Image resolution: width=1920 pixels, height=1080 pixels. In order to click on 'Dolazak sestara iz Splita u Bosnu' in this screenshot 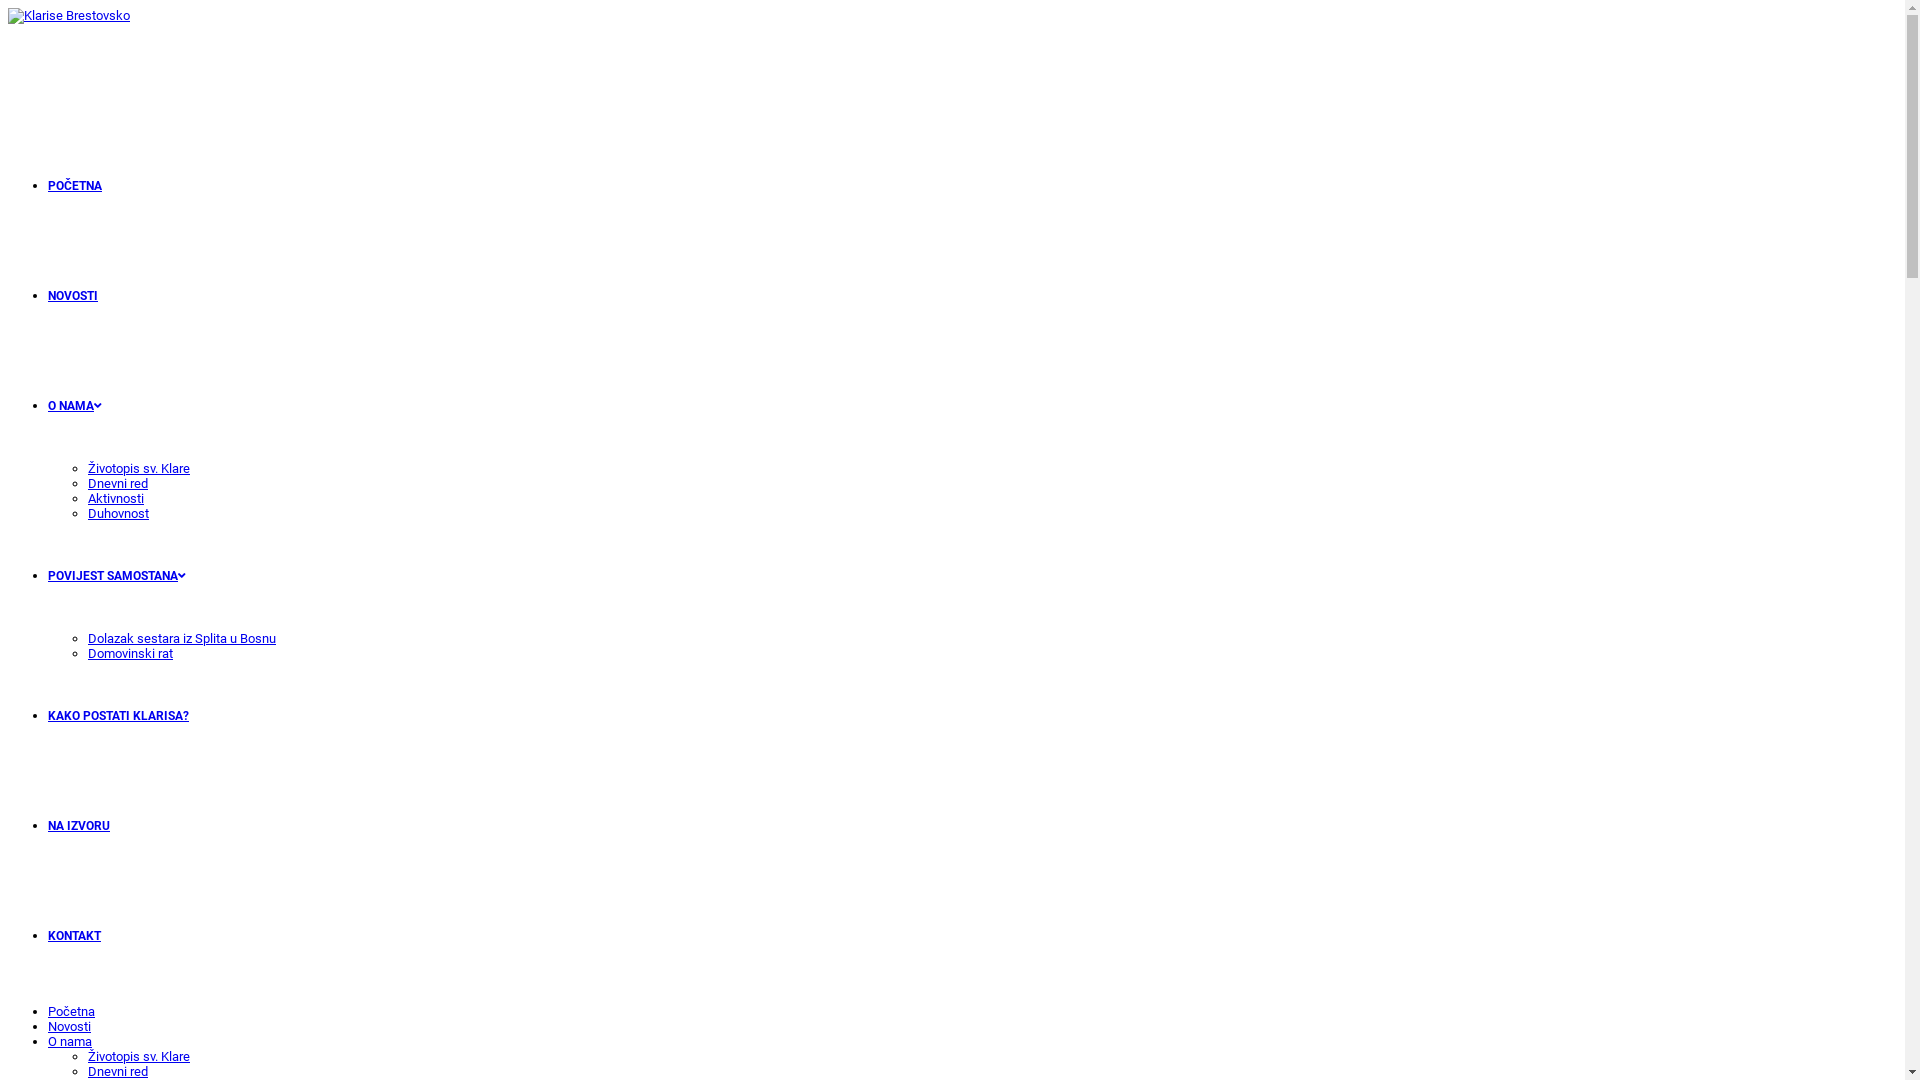, I will do `click(182, 638)`.